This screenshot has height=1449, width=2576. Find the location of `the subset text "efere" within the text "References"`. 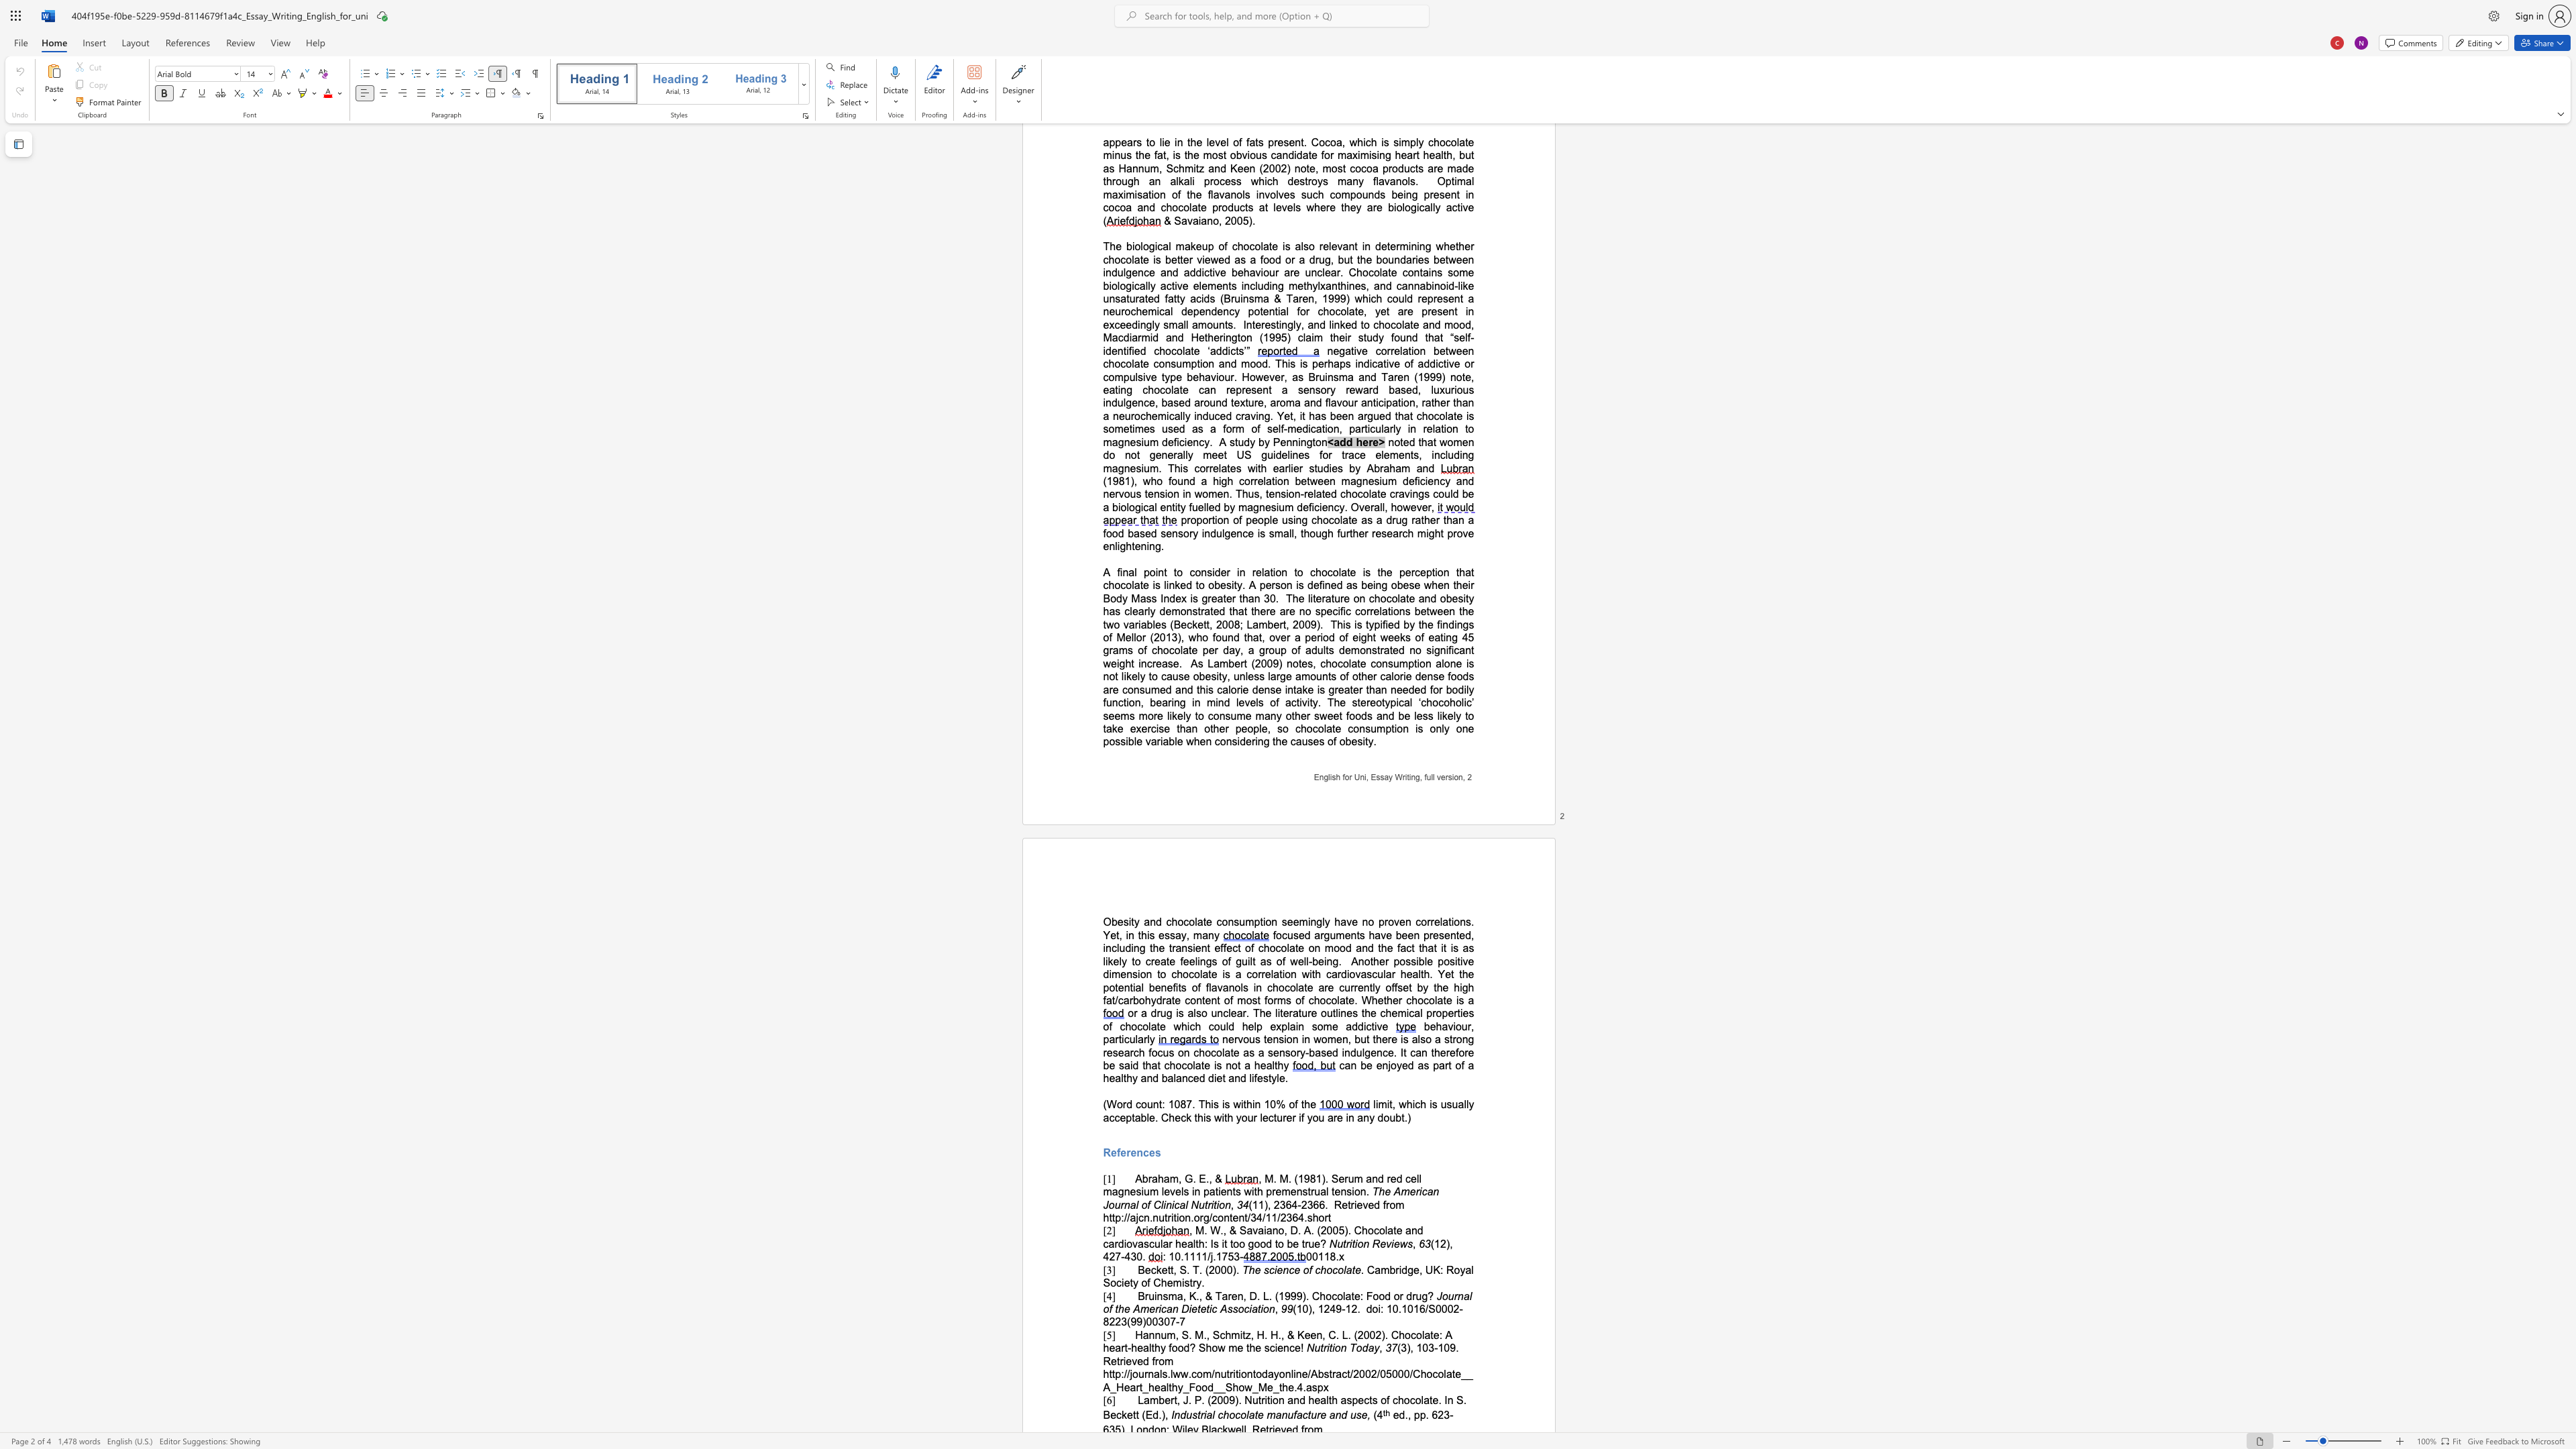

the subset text "efere" within the text "References" is located at coordinates (1111, 1152).